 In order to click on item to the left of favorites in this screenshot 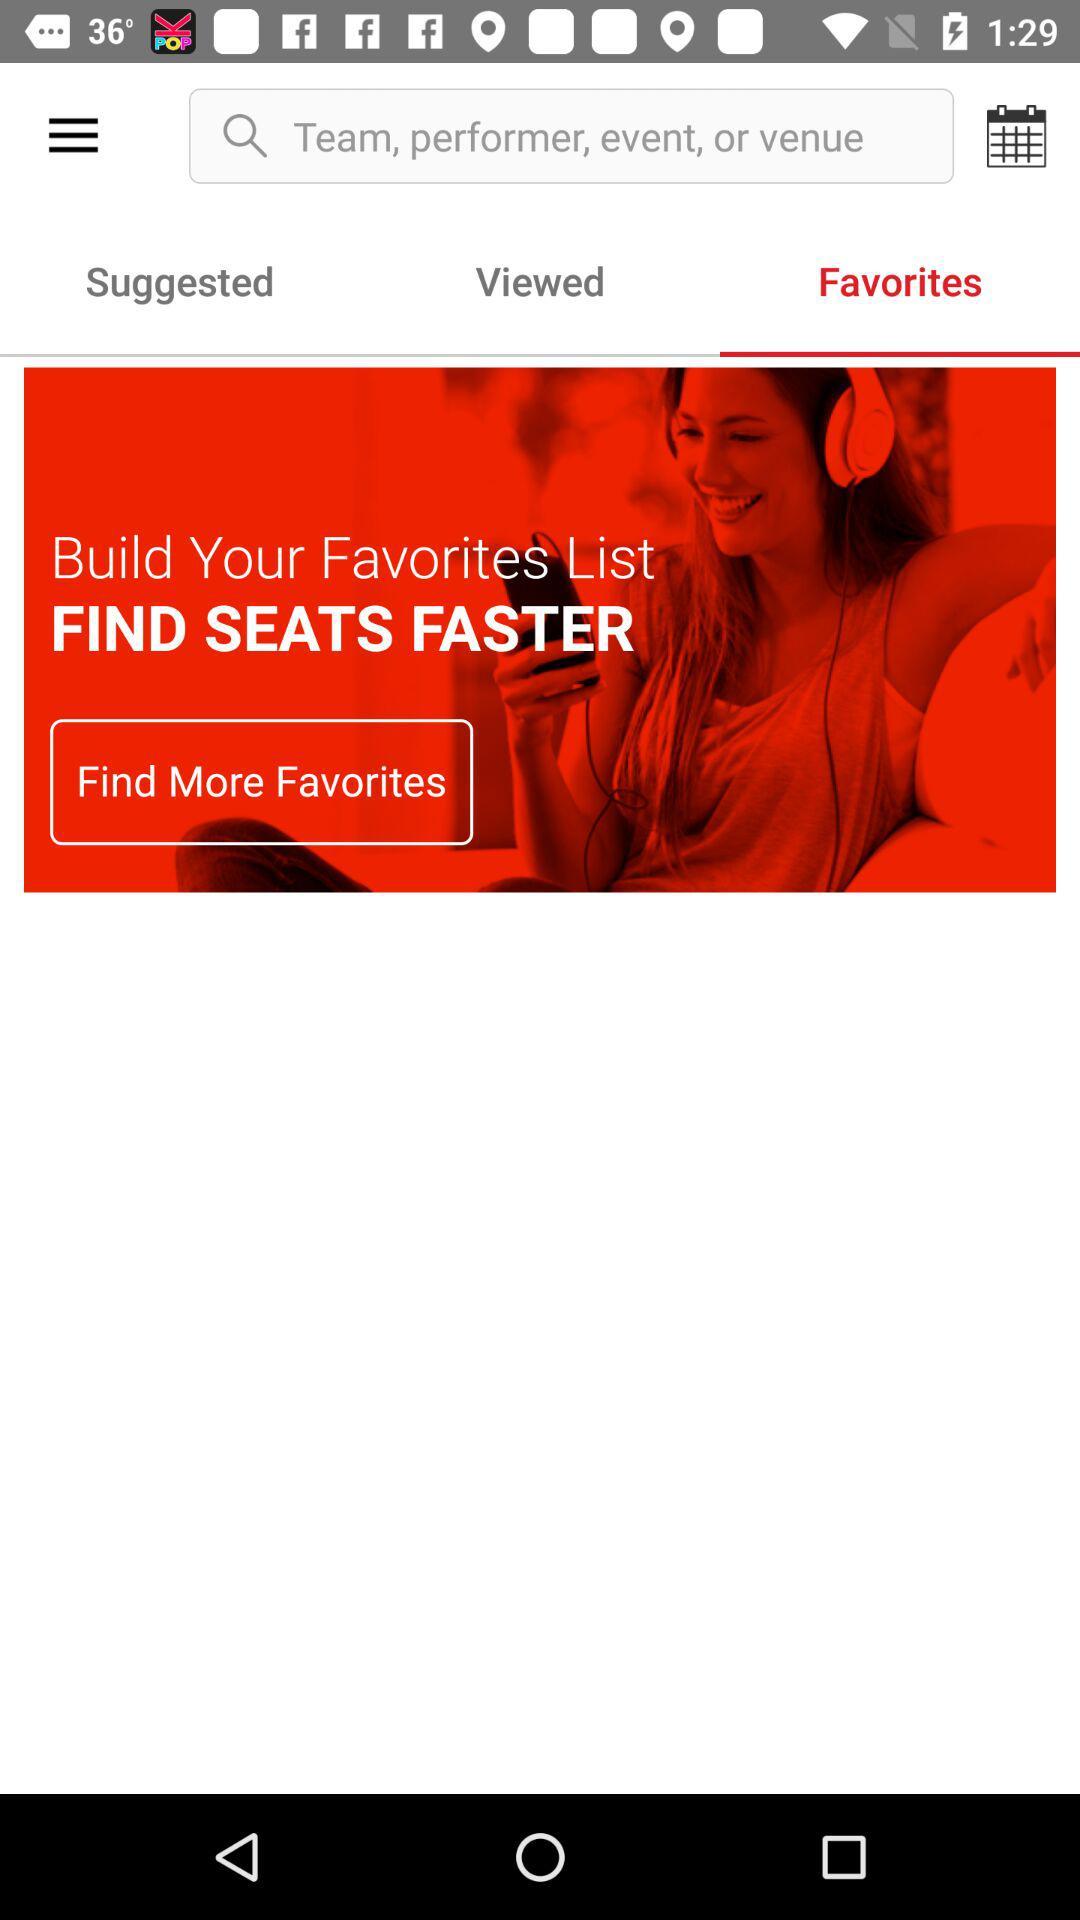, I will do `click(540, 279)`.